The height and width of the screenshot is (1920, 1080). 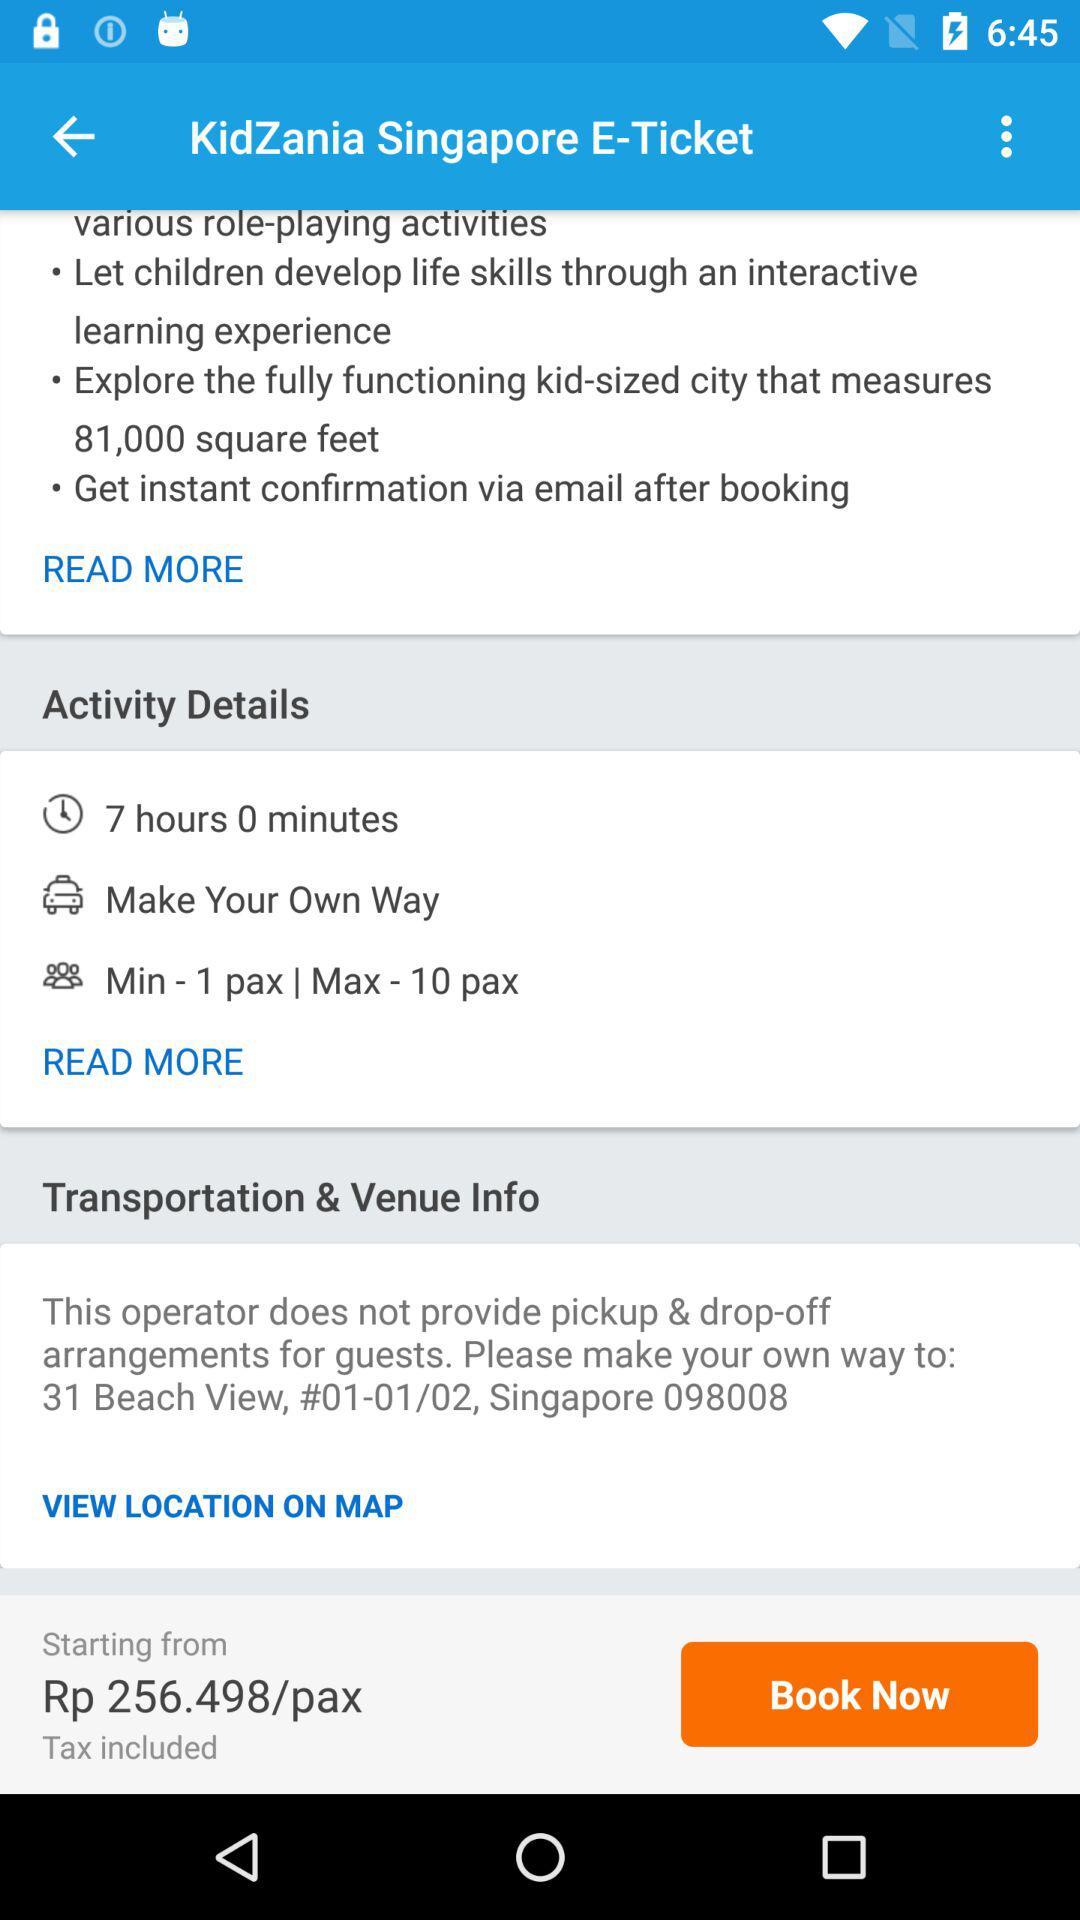 I want to click on the text just below activity details, so click(x=540, y=817).